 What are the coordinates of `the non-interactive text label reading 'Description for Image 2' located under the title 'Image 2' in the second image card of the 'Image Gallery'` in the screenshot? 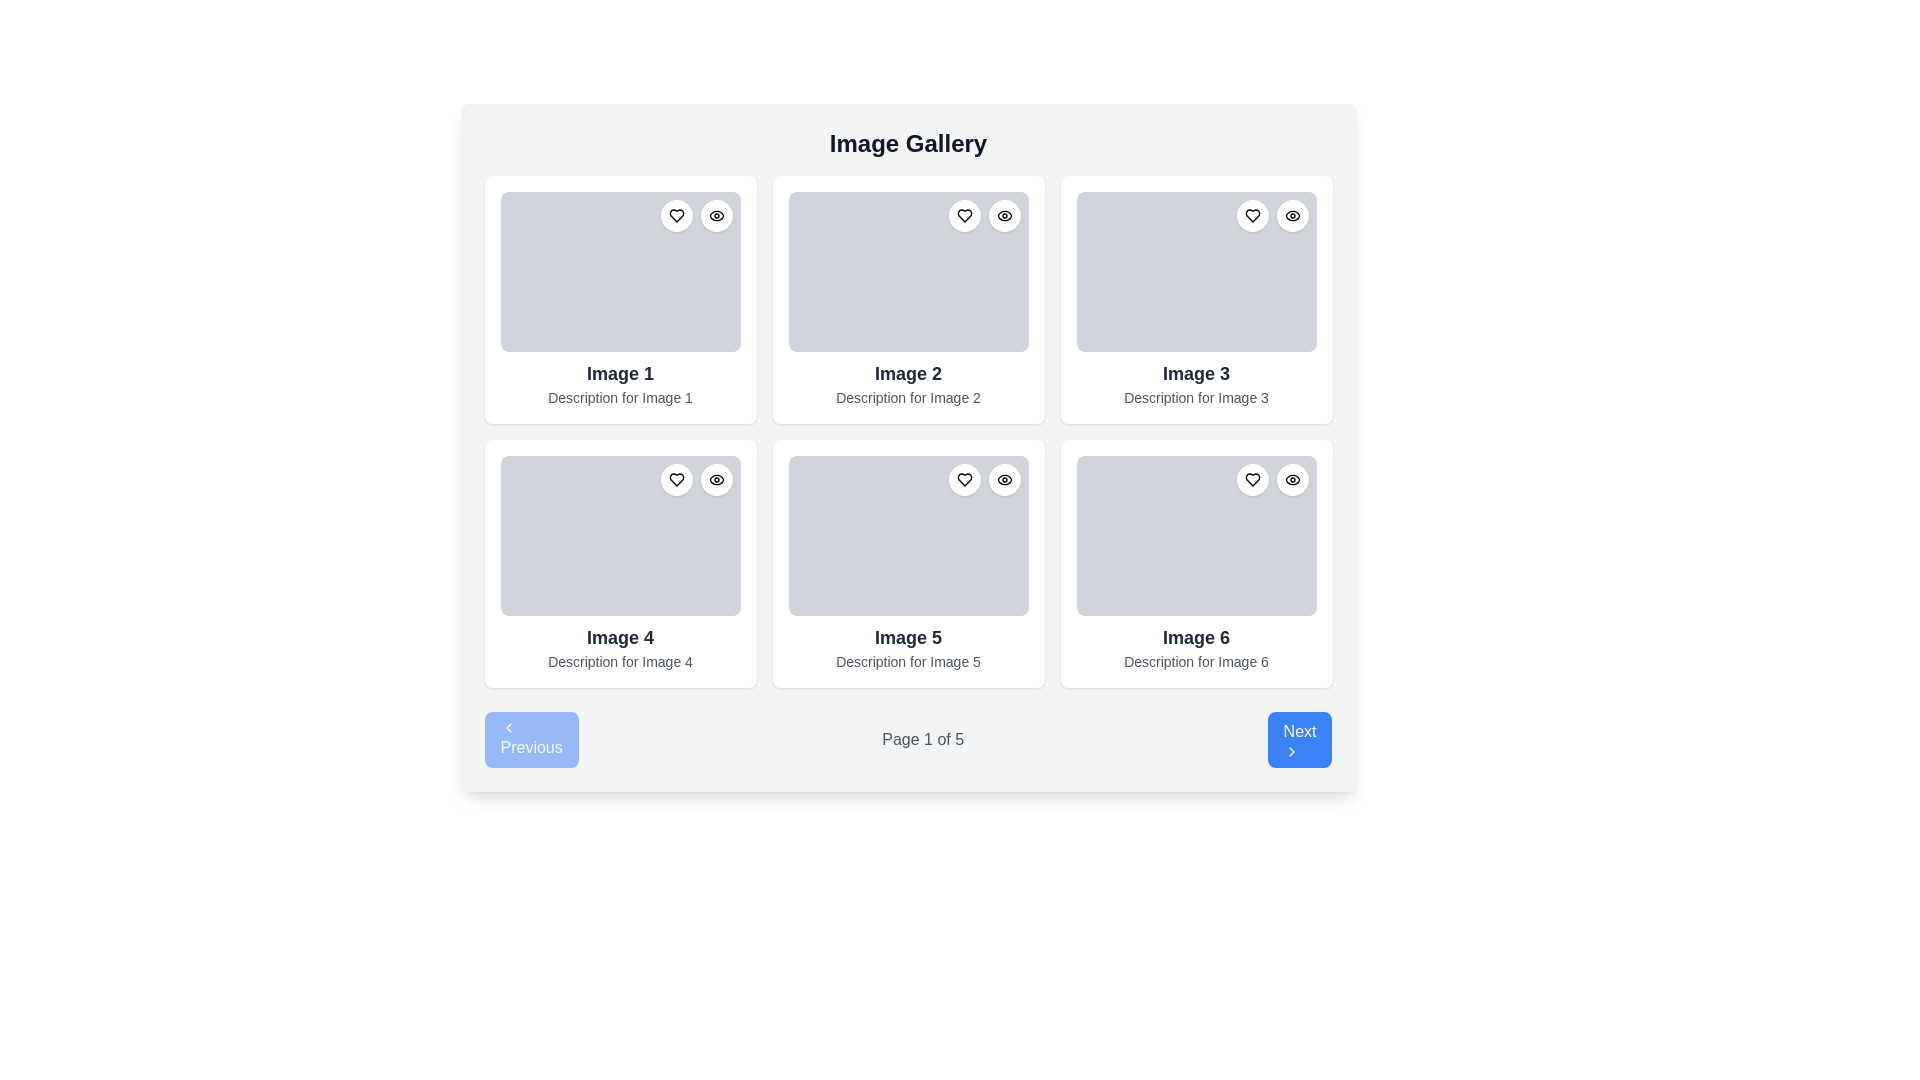 It's located at (907, 397).